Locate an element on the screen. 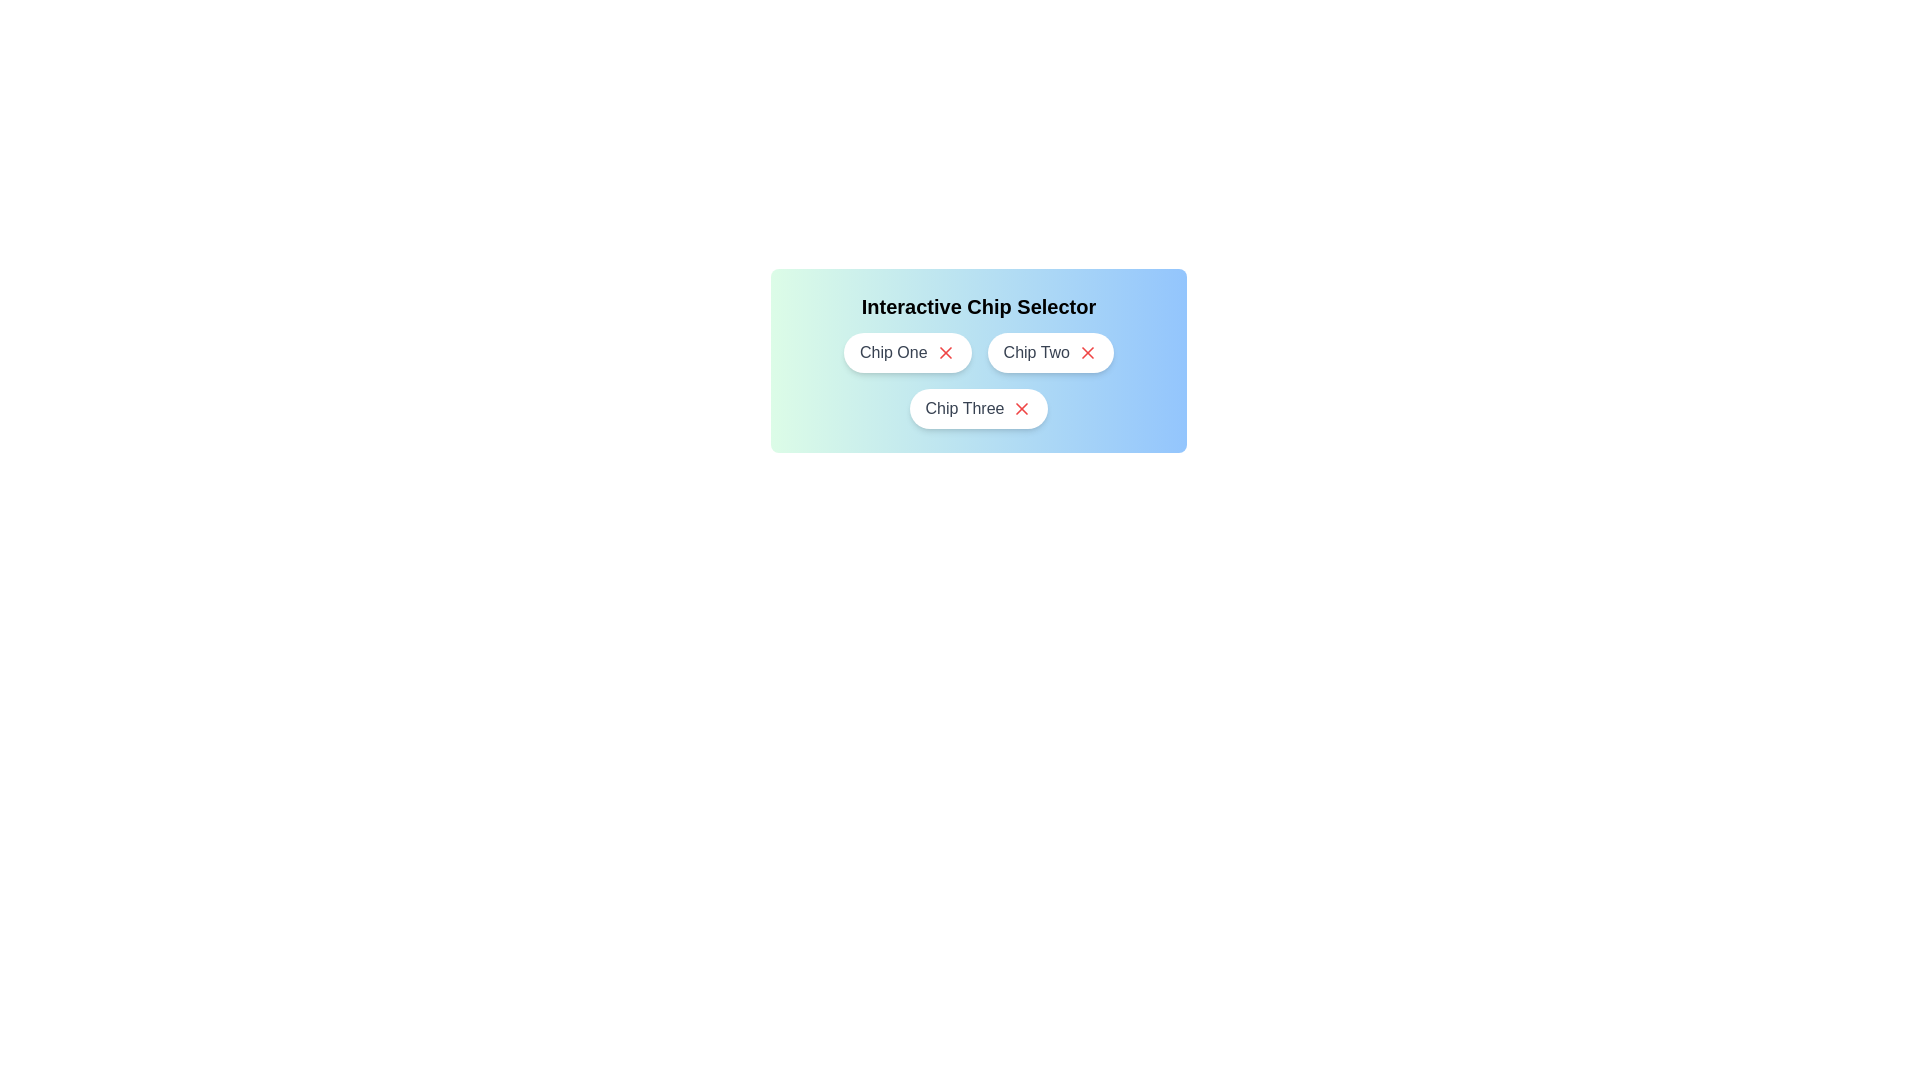 This screenshot has height=1080, width=1920. close button of the chip labeled Chip Two to remove it is located at coordinates (1087, 352).